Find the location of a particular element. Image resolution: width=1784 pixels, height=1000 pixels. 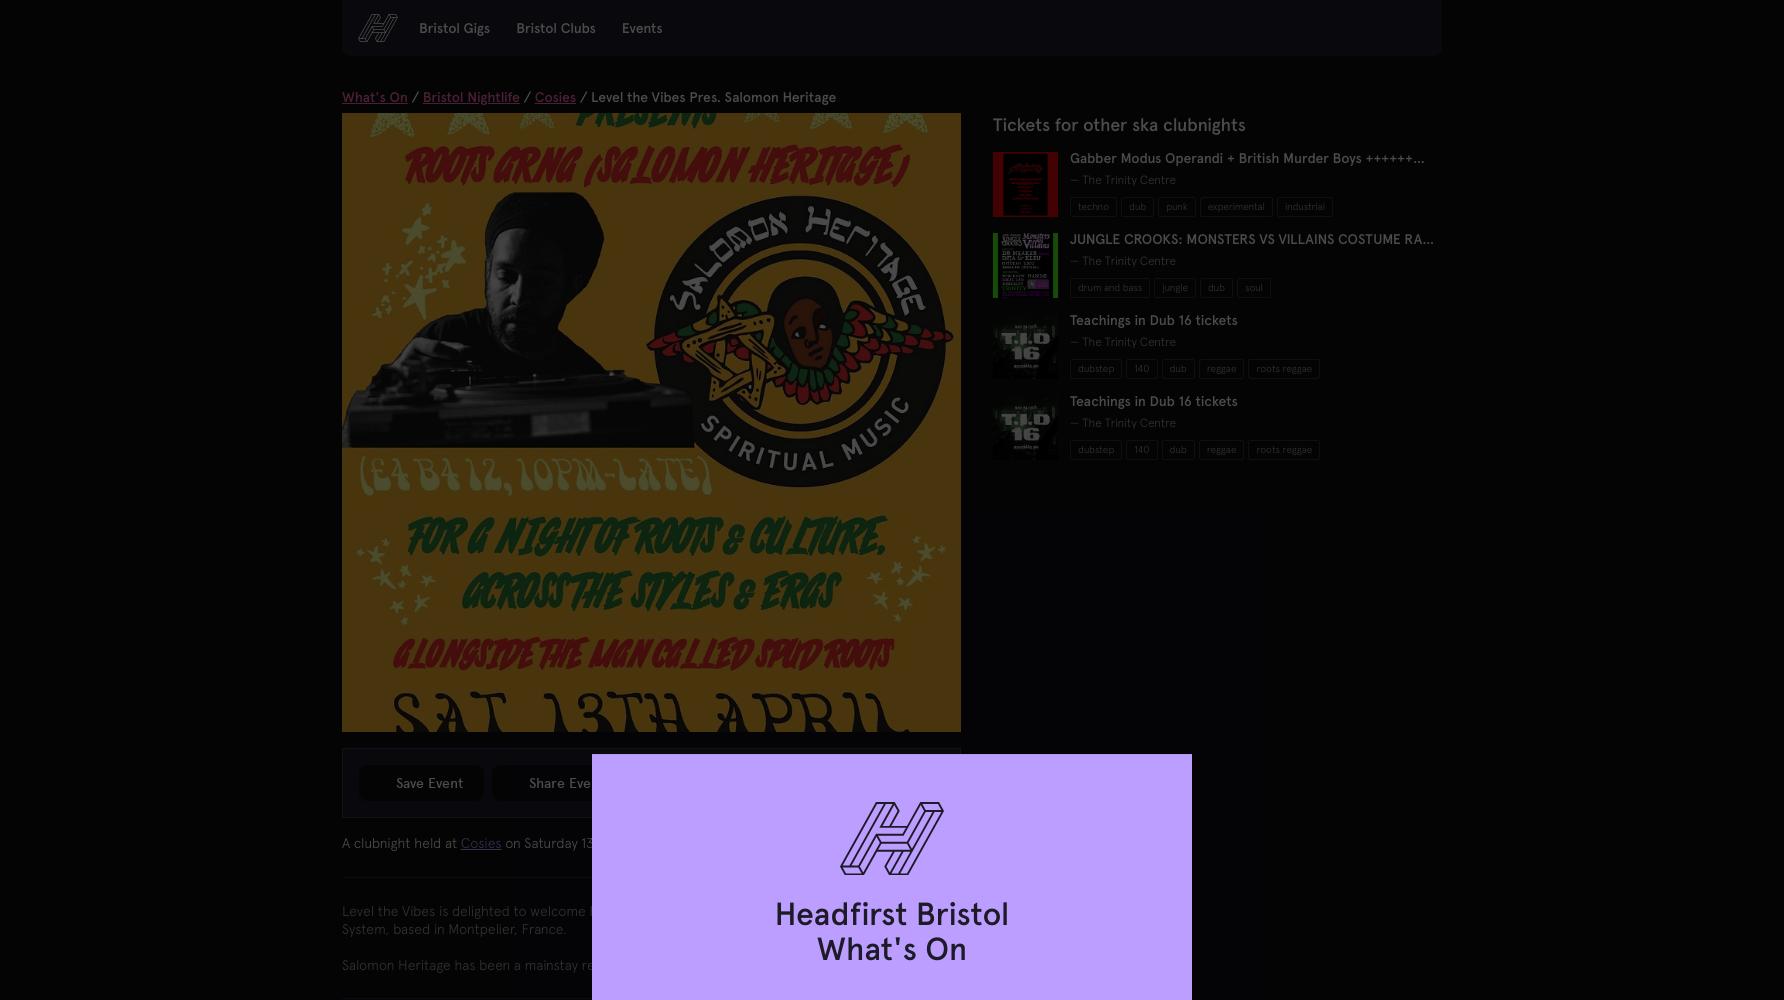

'Tickets for other ska clubnights' is located at coordinates (1118, 123).